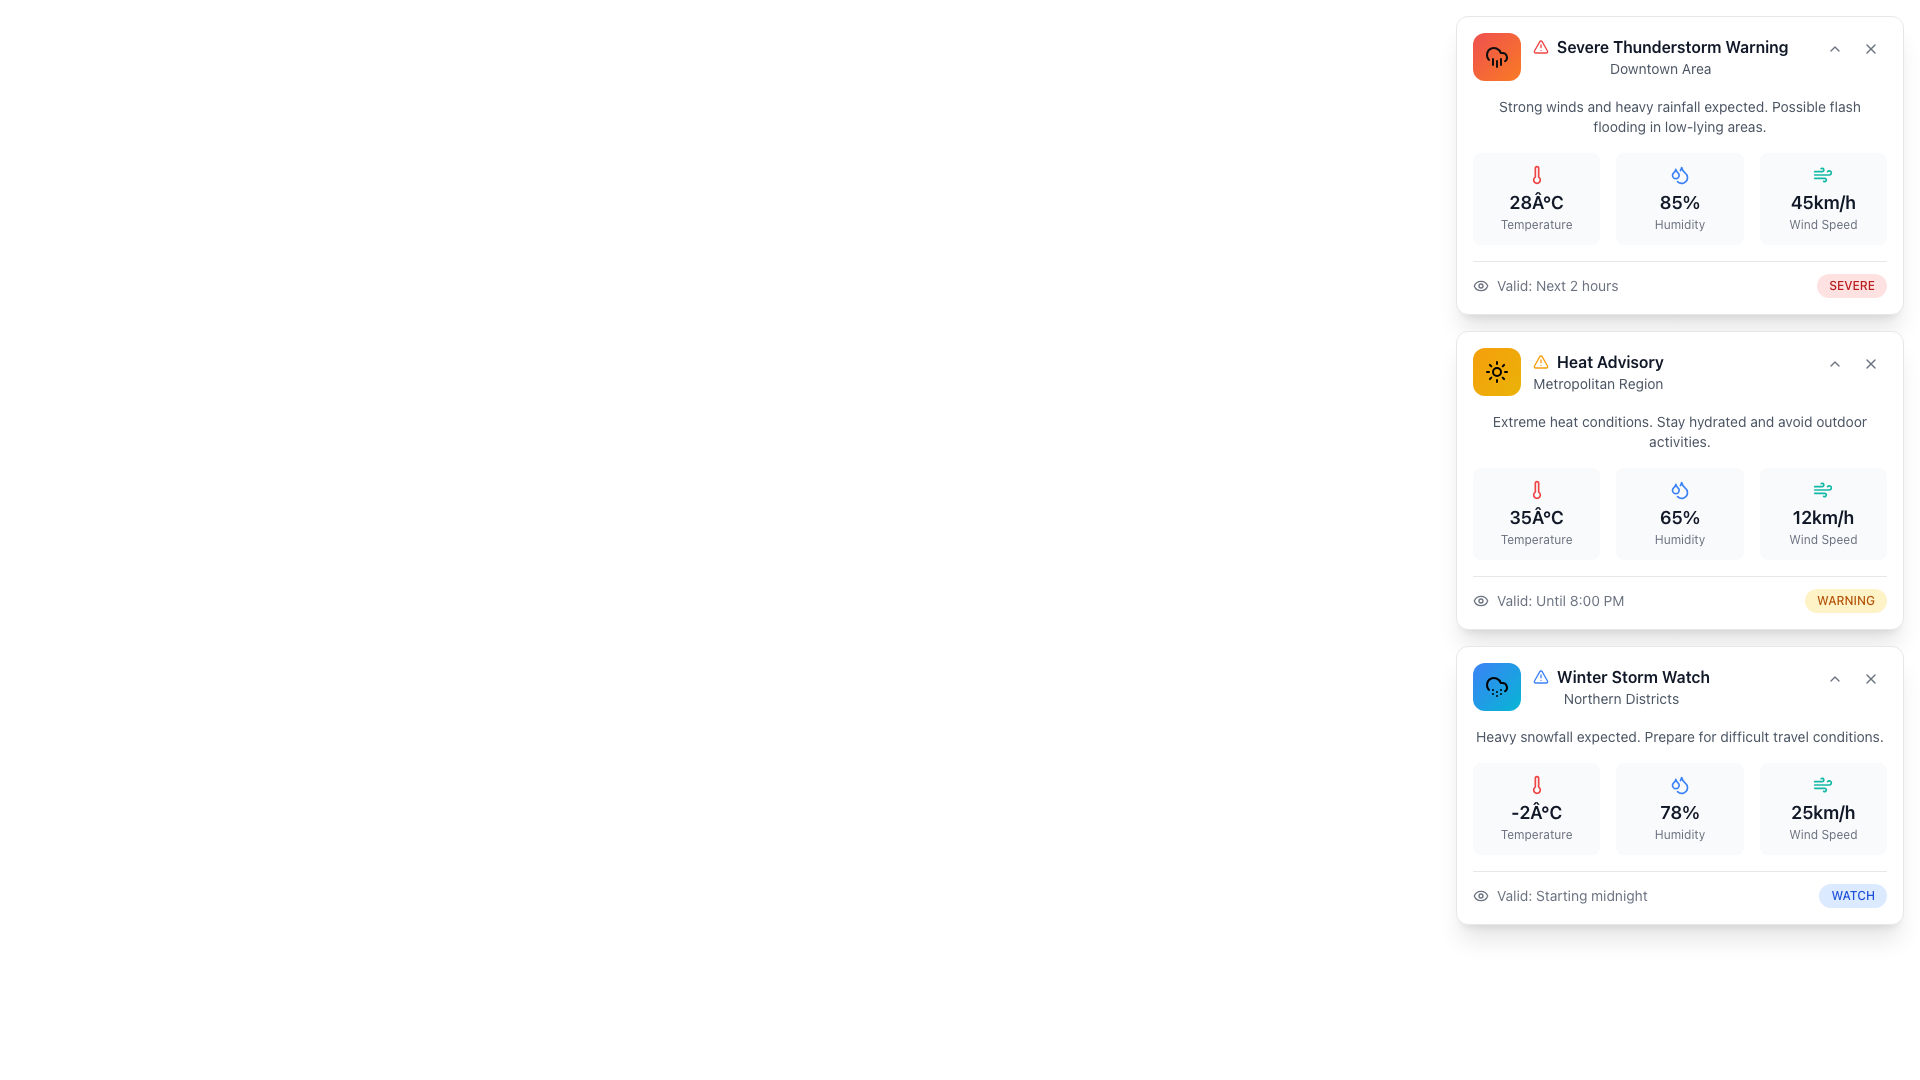 This screenshot has width=1920, height=1080. Describe the element at coordinates (1823, 540) in the screenshot. I see `the 'Wind Speed' text label, which is styled in a small, light gray font and positioned below the numerical wind speed value '12km/h' within the 'Heat Advisory' card` at that location.